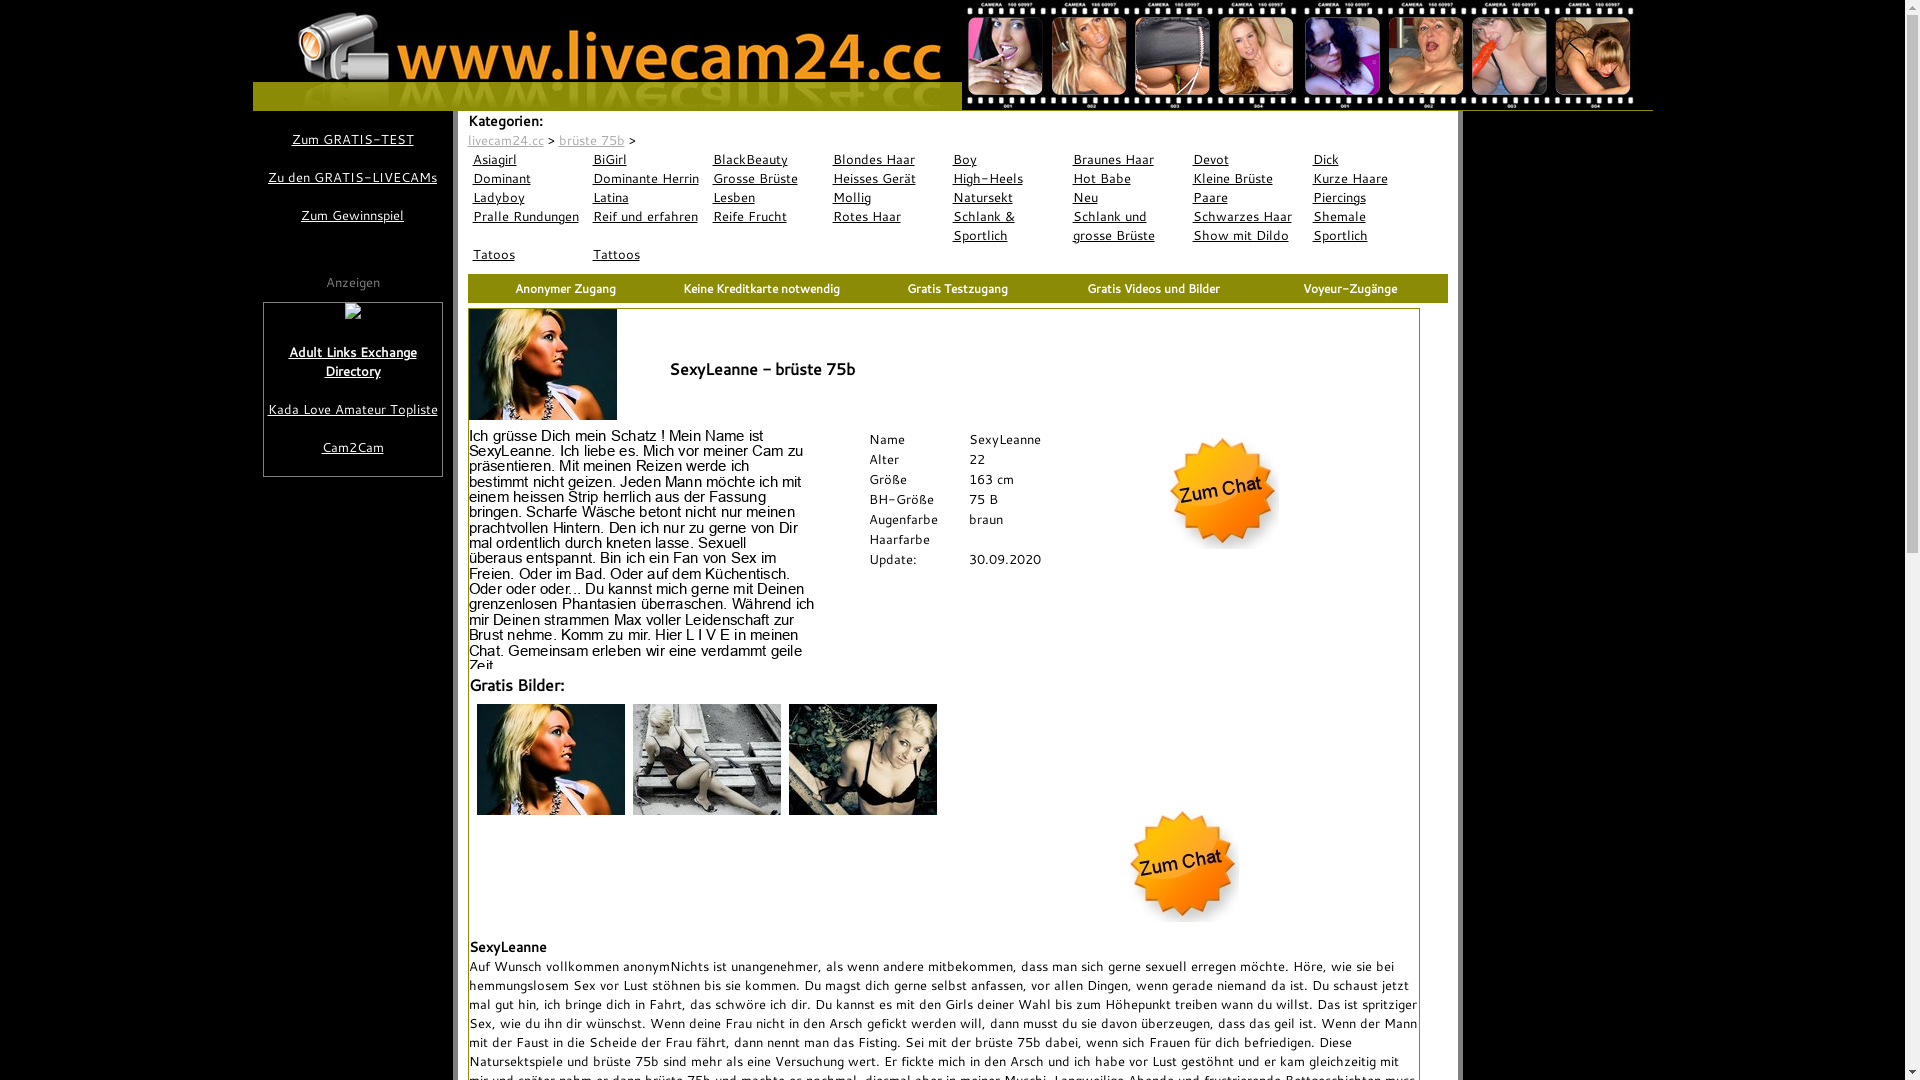  What do you see at coordinates (1128, 197) in the screenshot?
I see `'Neu'` at bounding box center [1128, 197].